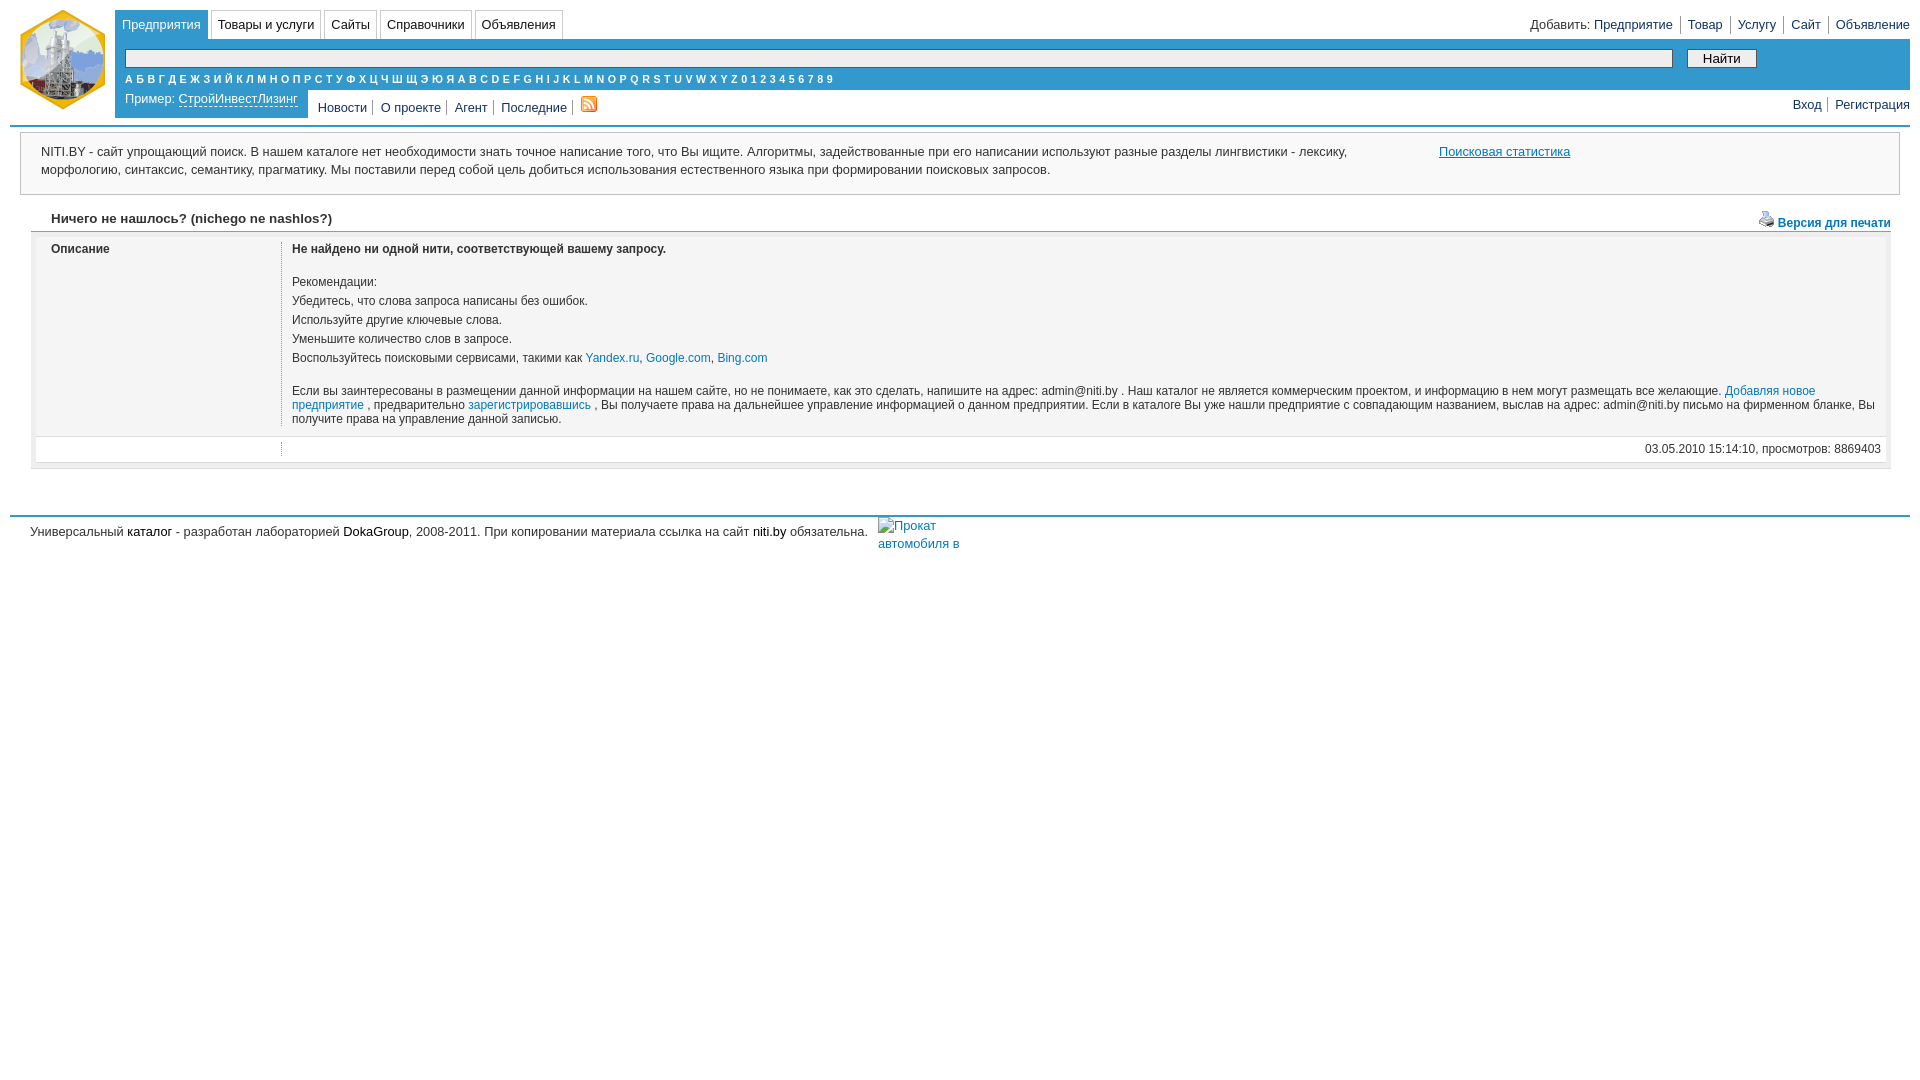  I want to click on 'Bing.com', so click(741, 357).